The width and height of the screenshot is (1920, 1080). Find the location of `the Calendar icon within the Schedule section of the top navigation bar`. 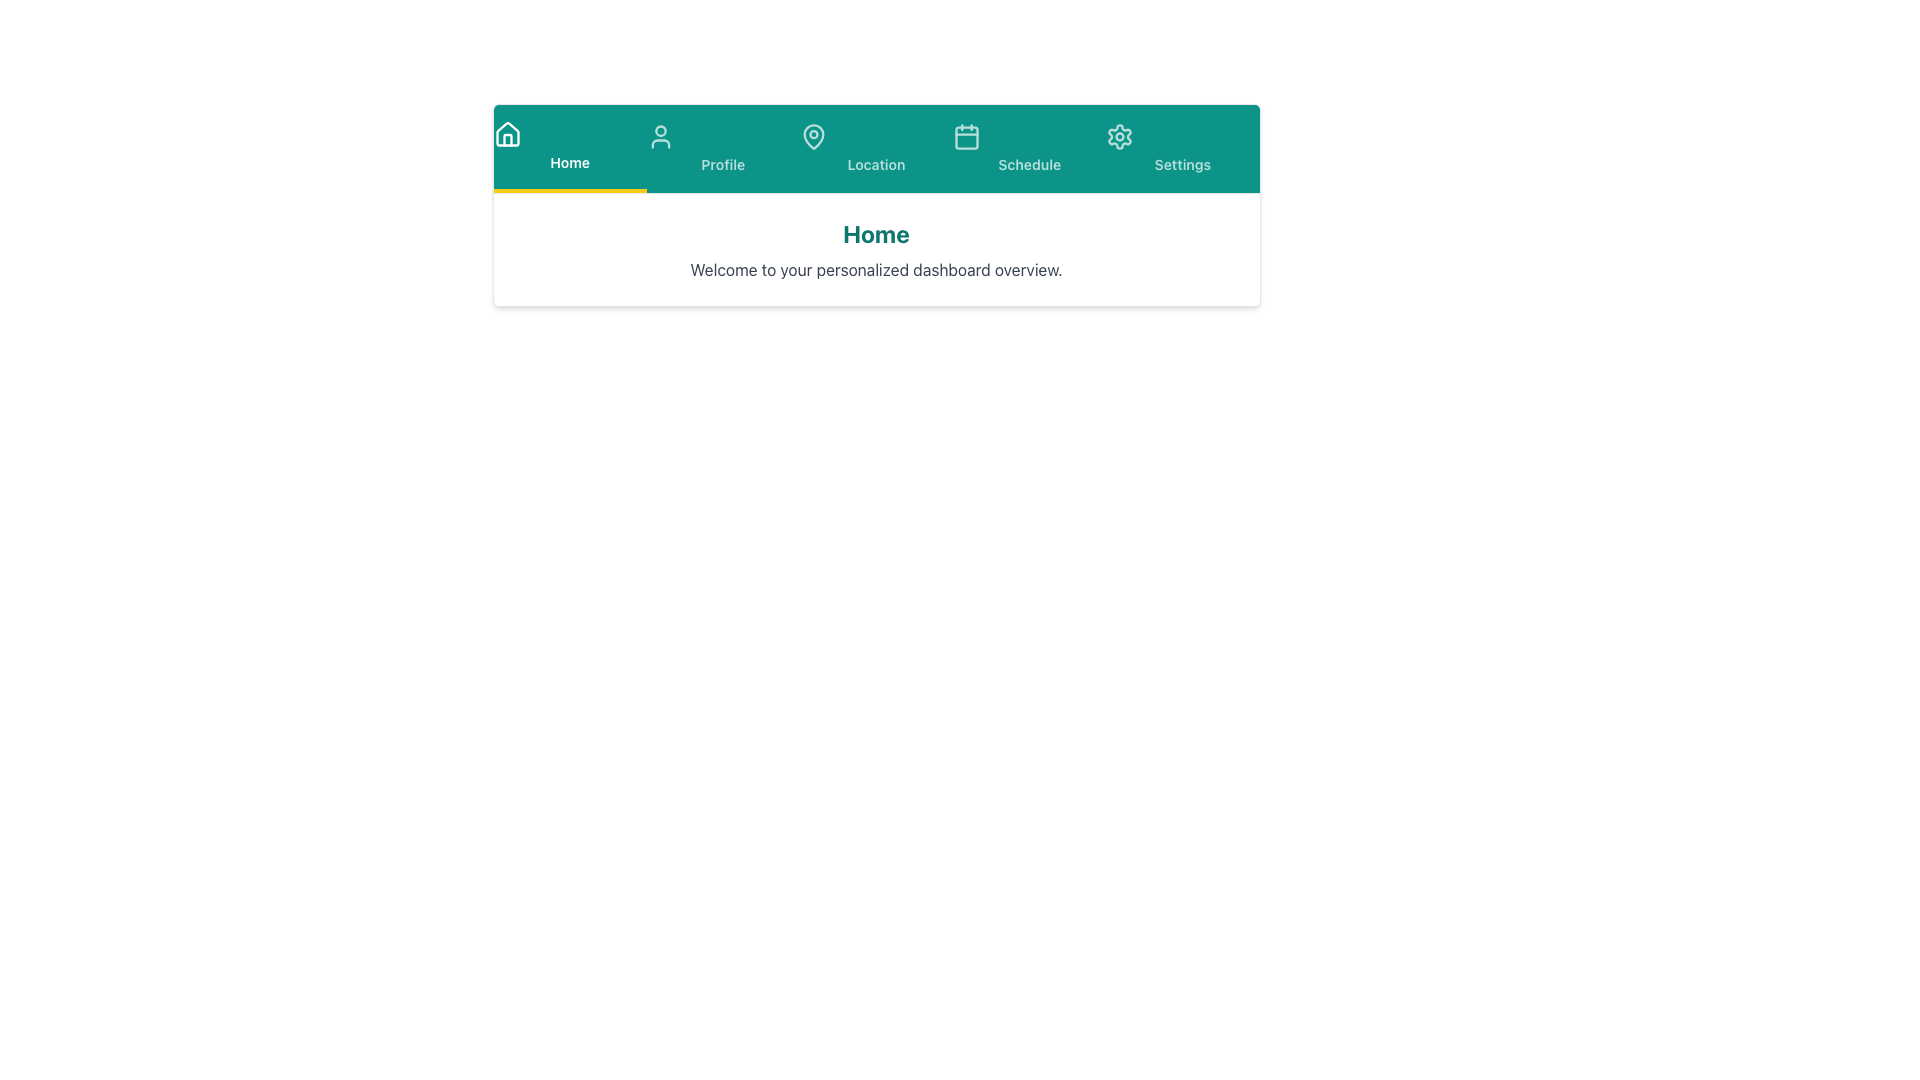

the Calendar icon within the Schedule section of the top navigation bar is located at coordinates (967, 137).